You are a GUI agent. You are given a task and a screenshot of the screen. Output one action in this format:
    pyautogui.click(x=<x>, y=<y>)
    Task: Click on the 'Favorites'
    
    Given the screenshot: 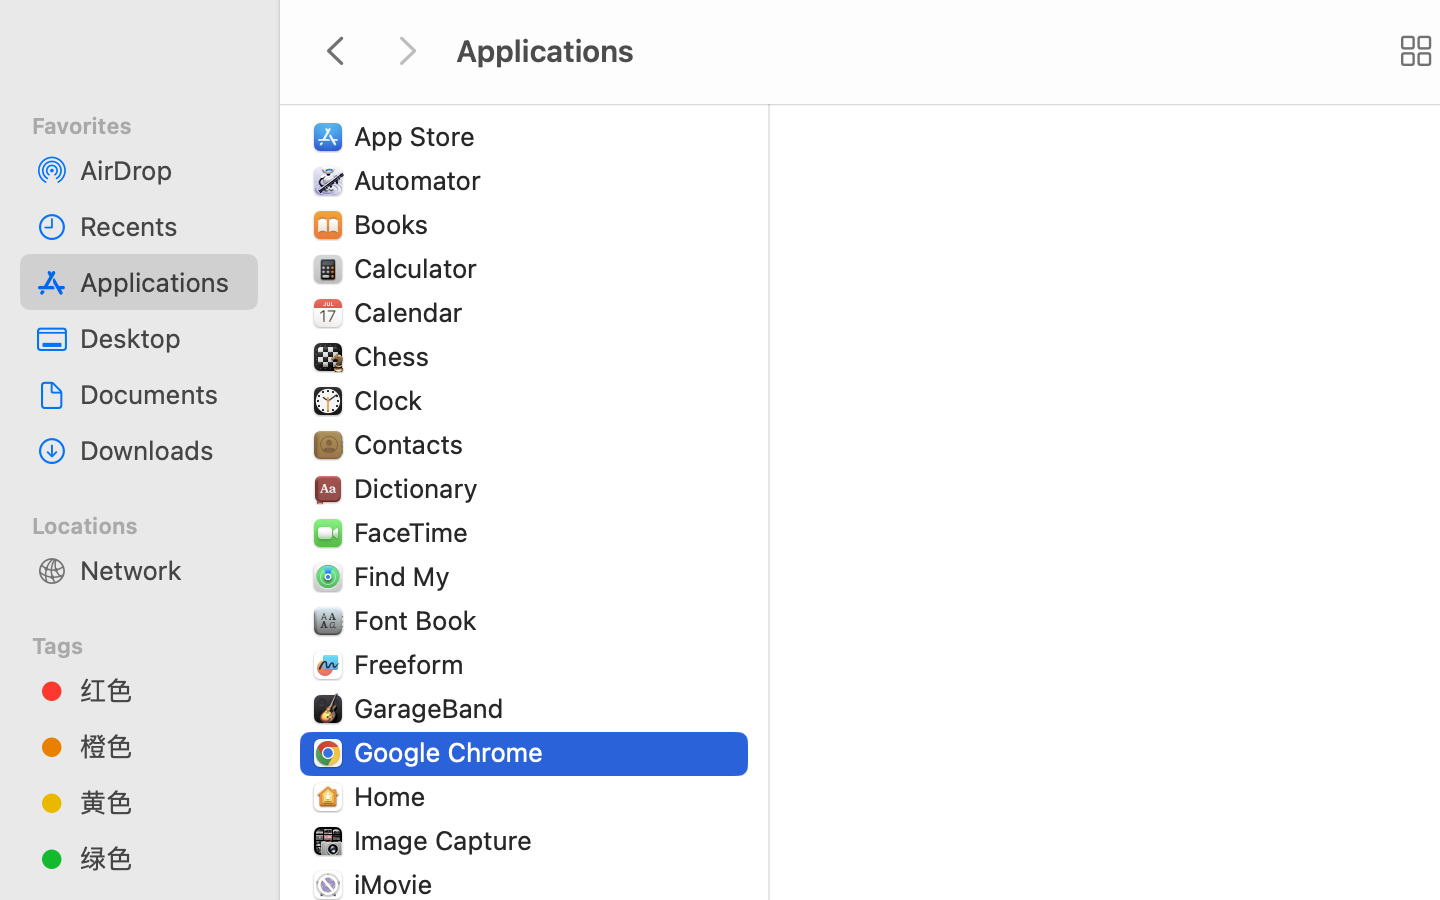 What is the action you would take?
    pyautogui.click(x=150, y=123)
    